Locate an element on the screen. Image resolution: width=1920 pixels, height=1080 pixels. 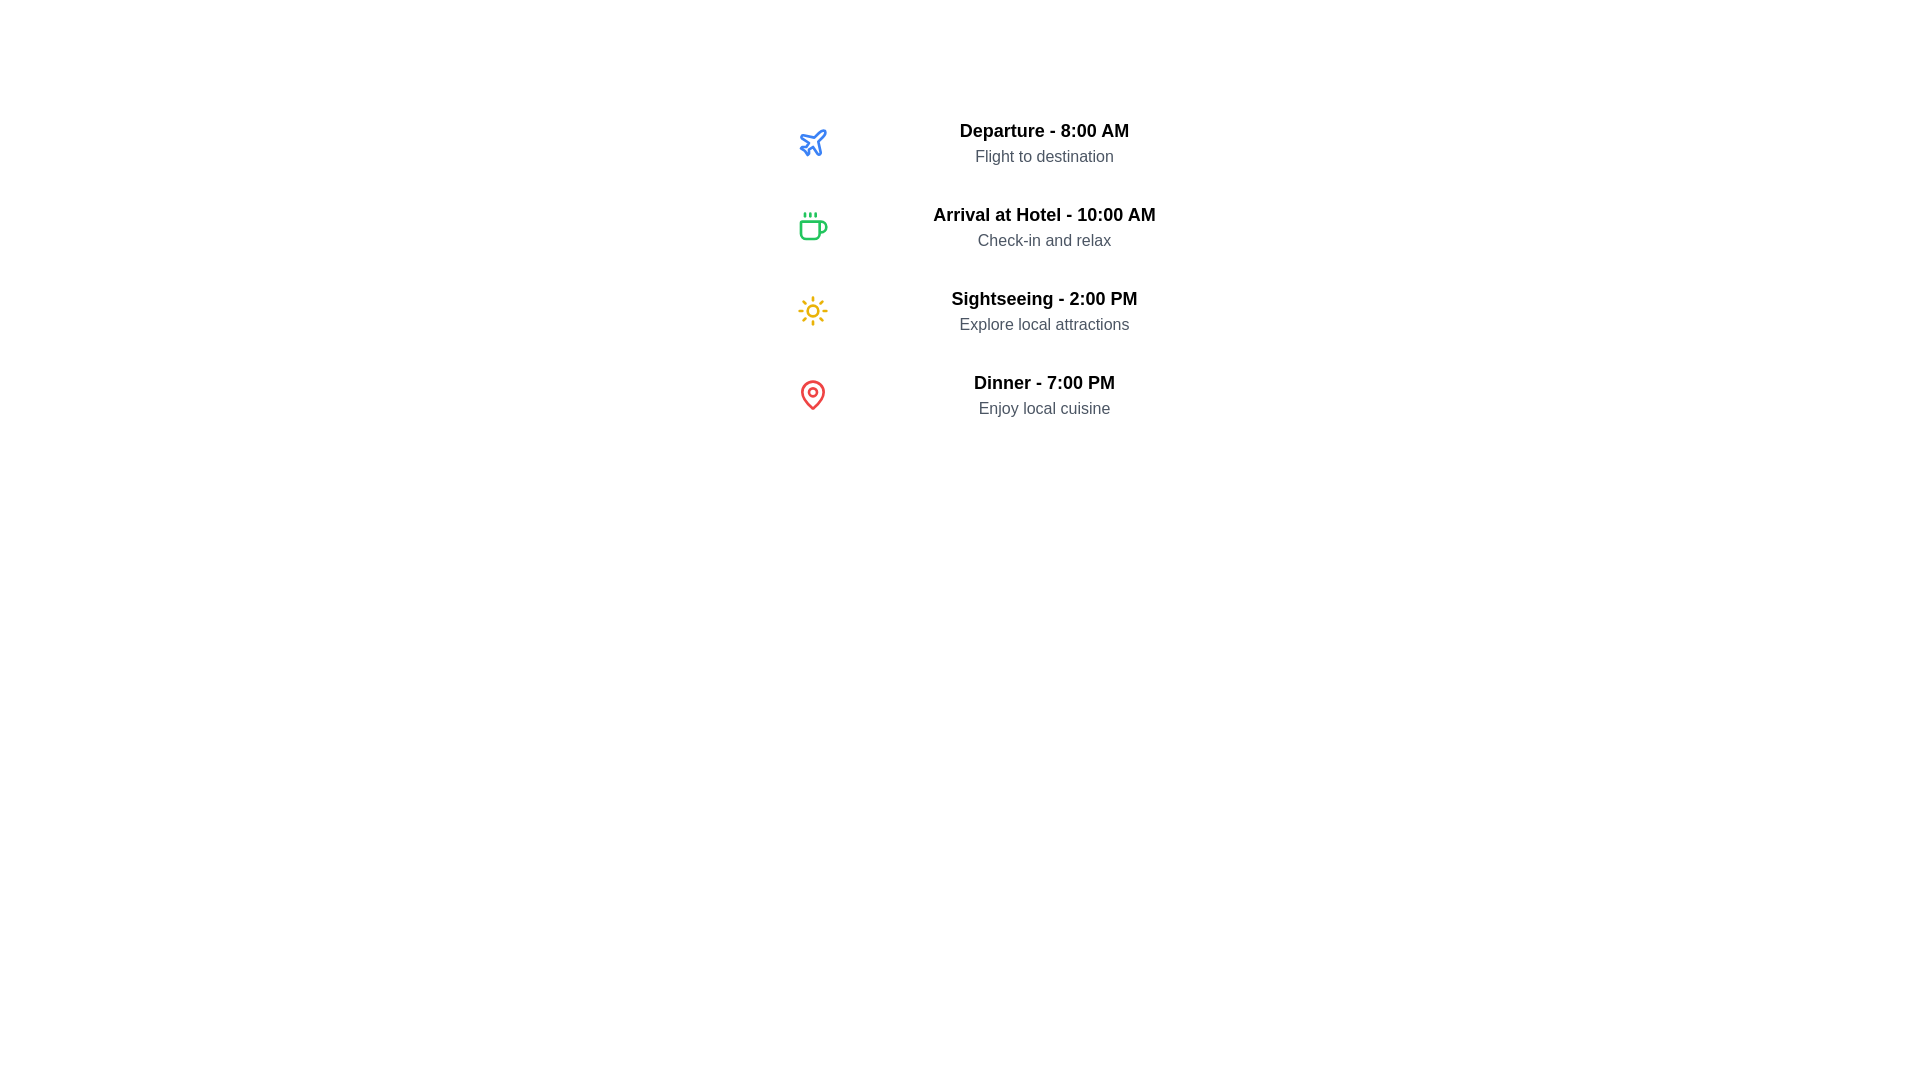
the red map pin icon located to the left of the 'Dinner - 7:00 PM' entry in the schedule is located at coordinates (812, 394).